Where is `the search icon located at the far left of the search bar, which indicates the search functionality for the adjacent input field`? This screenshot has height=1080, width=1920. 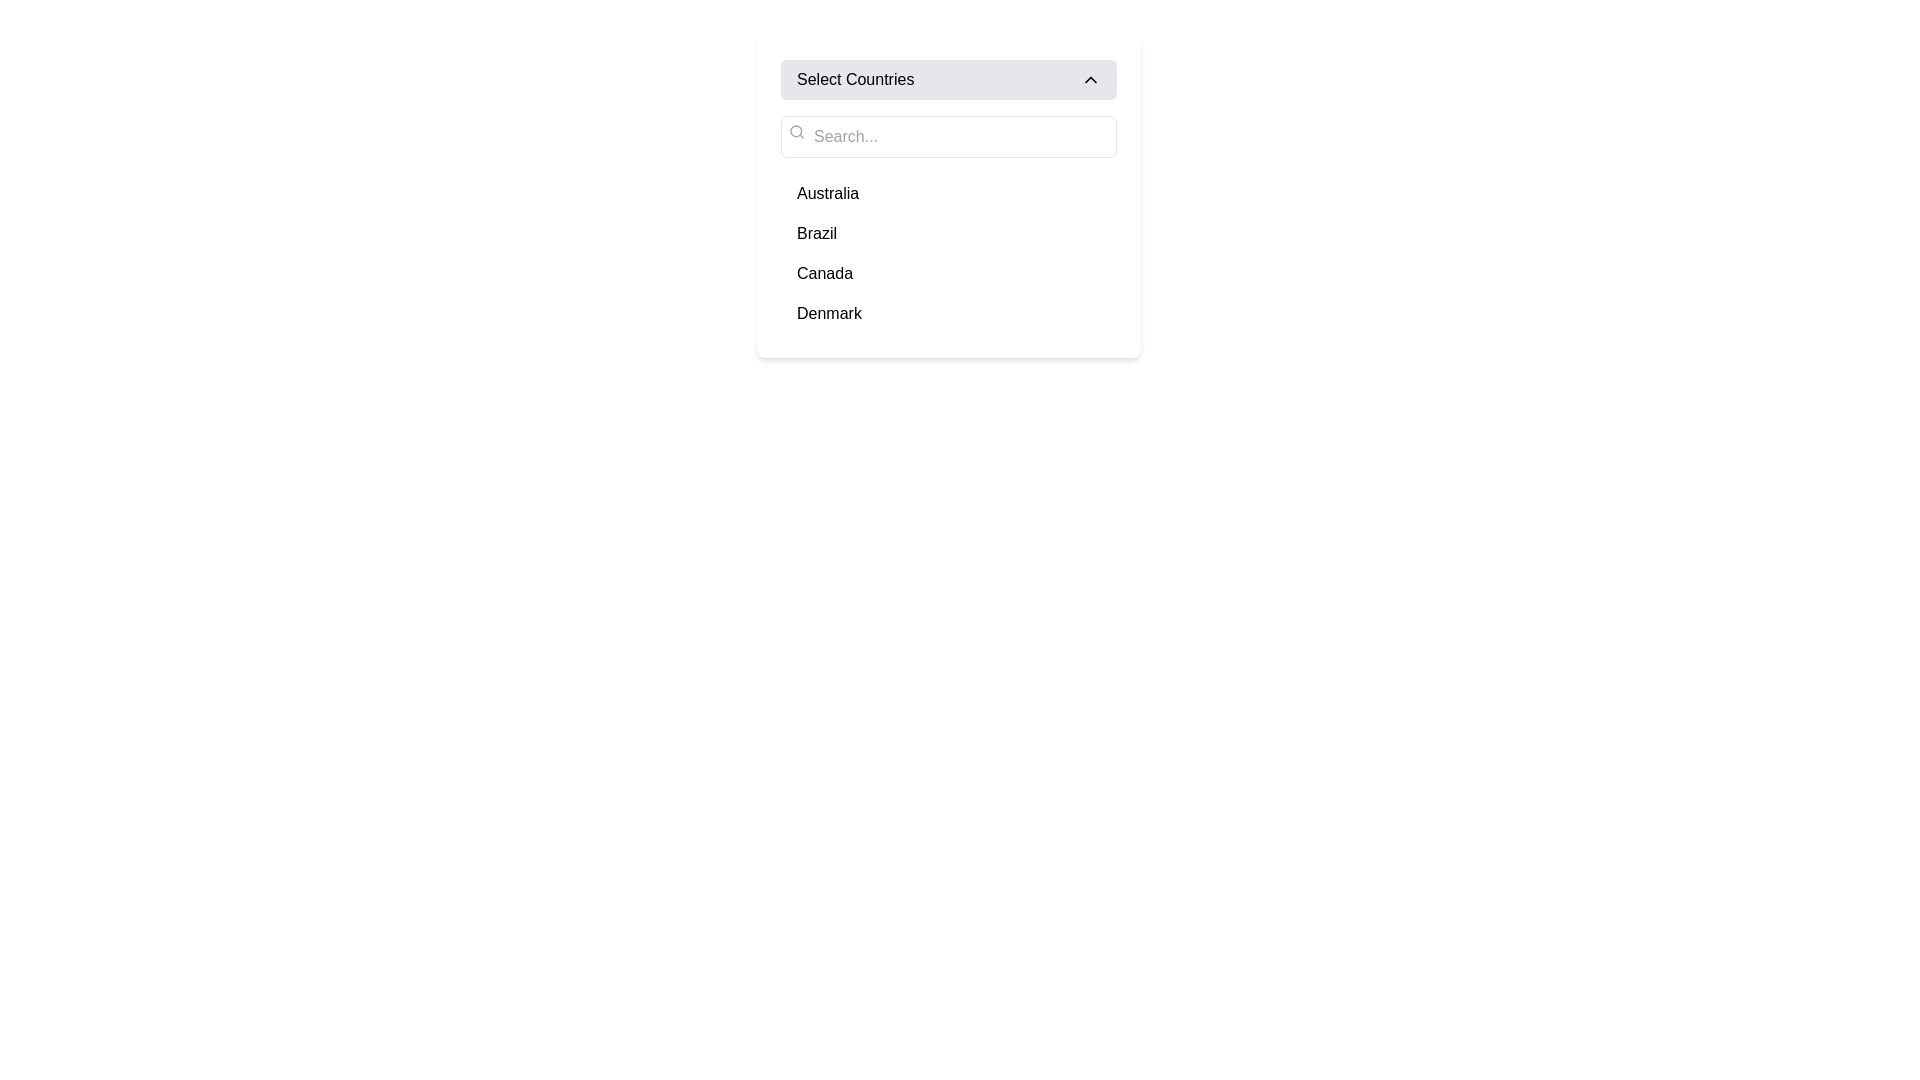 the search icon located at the far left of the search bar, which indicates the search functionality for the adjacent input field is located at coordinates (795, 131).